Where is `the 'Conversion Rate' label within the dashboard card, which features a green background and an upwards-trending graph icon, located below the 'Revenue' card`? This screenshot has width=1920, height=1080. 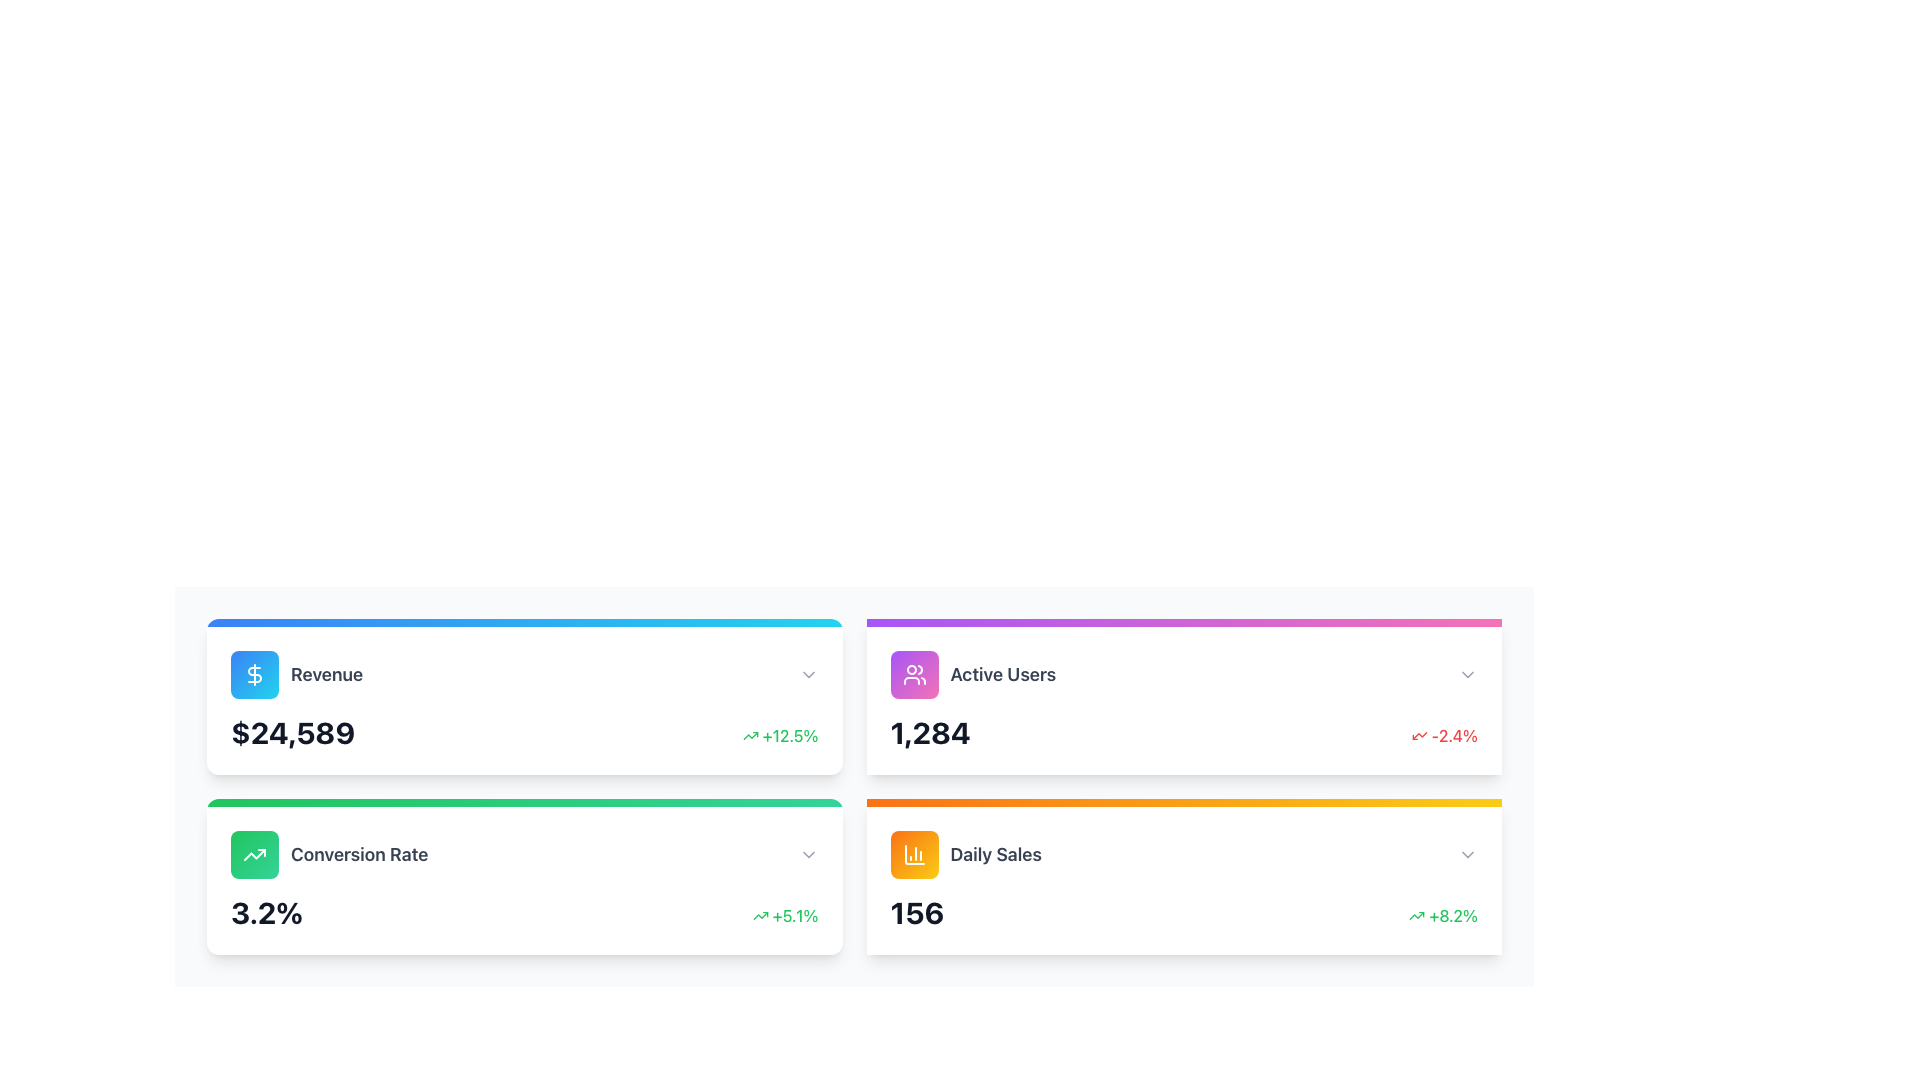 the 'Conversion Rate' label within the dashboard card, which features a green background and an upwards-trending graph icon, located below the 'Revenue' card is located at coordinates (329, 855).